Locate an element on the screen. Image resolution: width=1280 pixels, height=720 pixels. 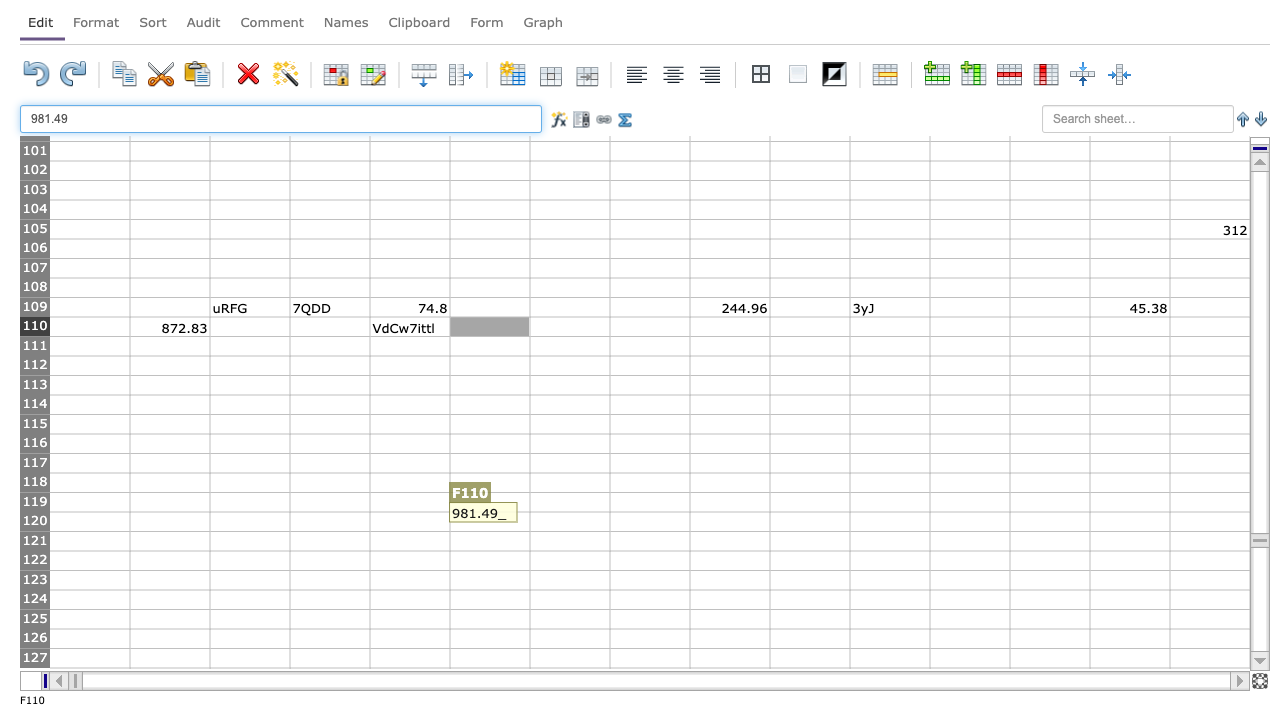
G120 is located at coordinates (568, 520).